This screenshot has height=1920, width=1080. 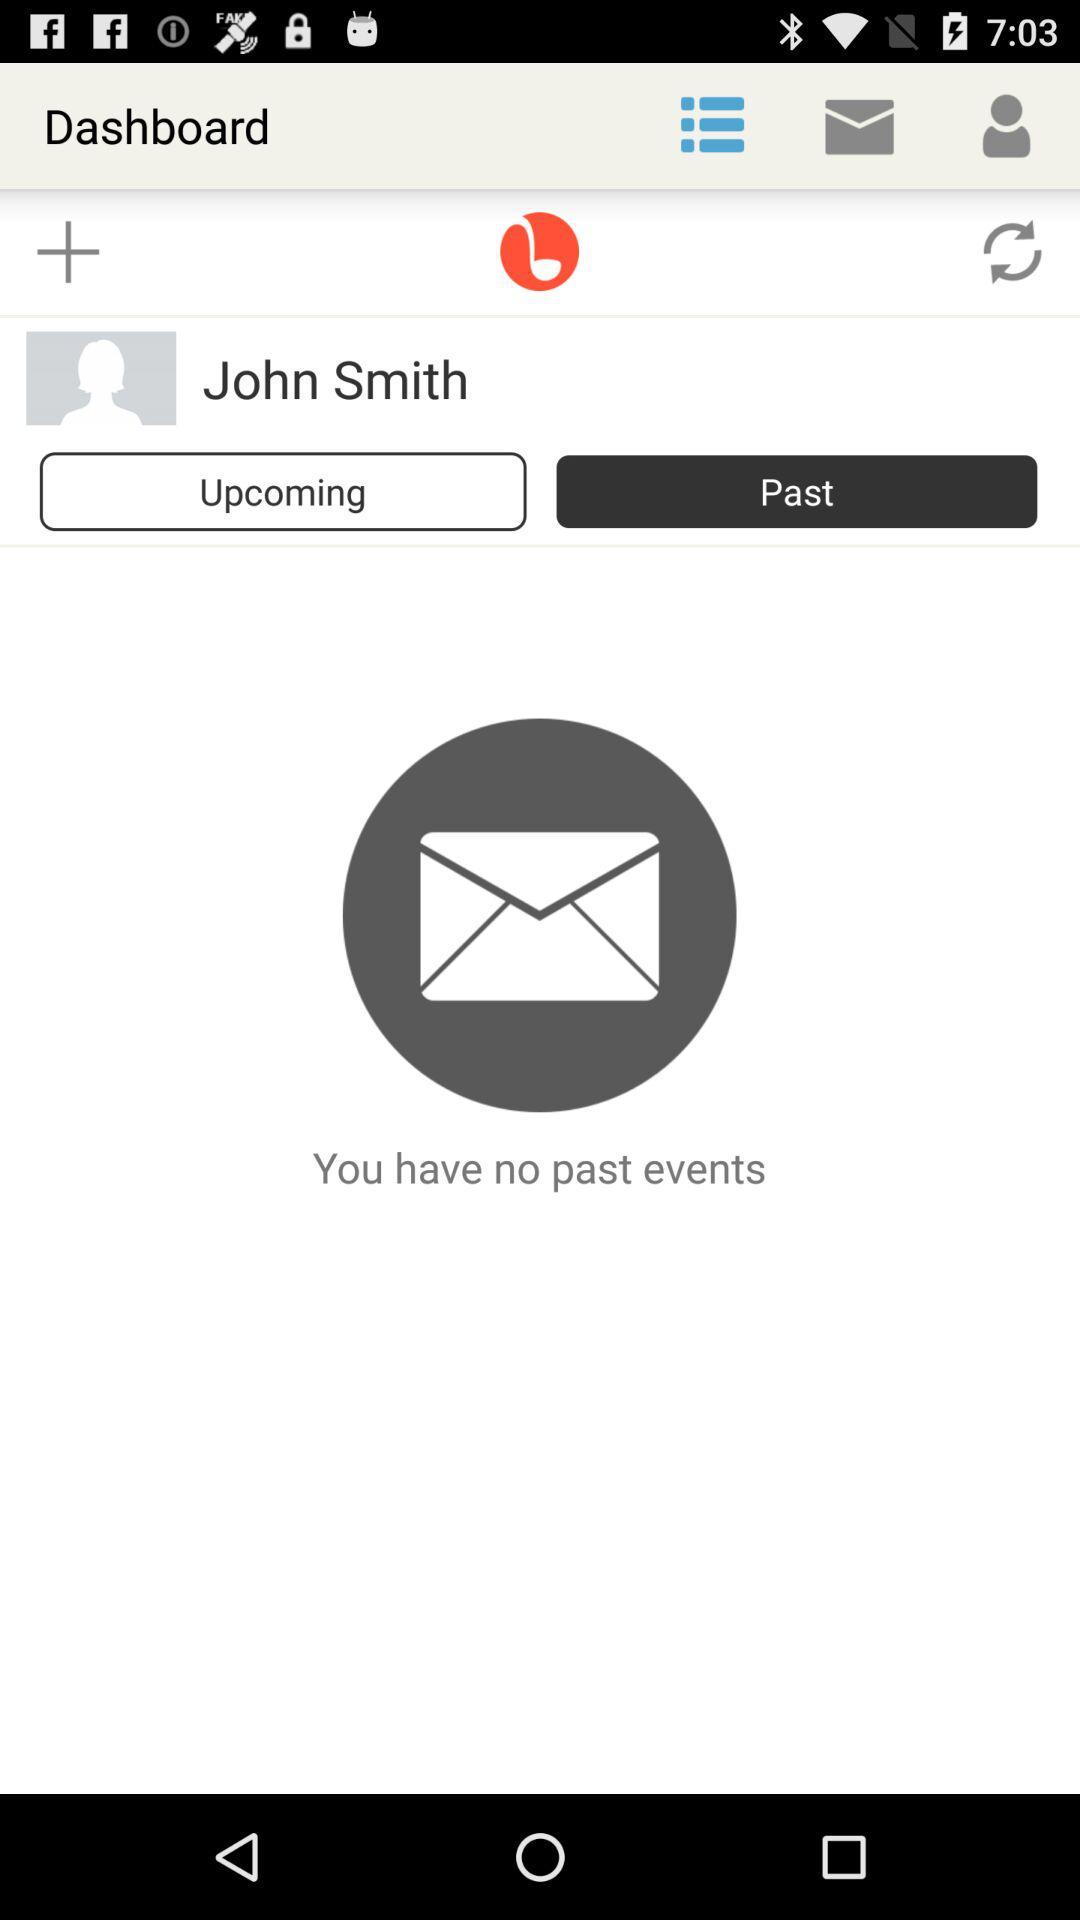 What do you see at coordinates (1011, 268) in the screenshot?
I see `the refresh icon` at bounding box center [1011, 268].